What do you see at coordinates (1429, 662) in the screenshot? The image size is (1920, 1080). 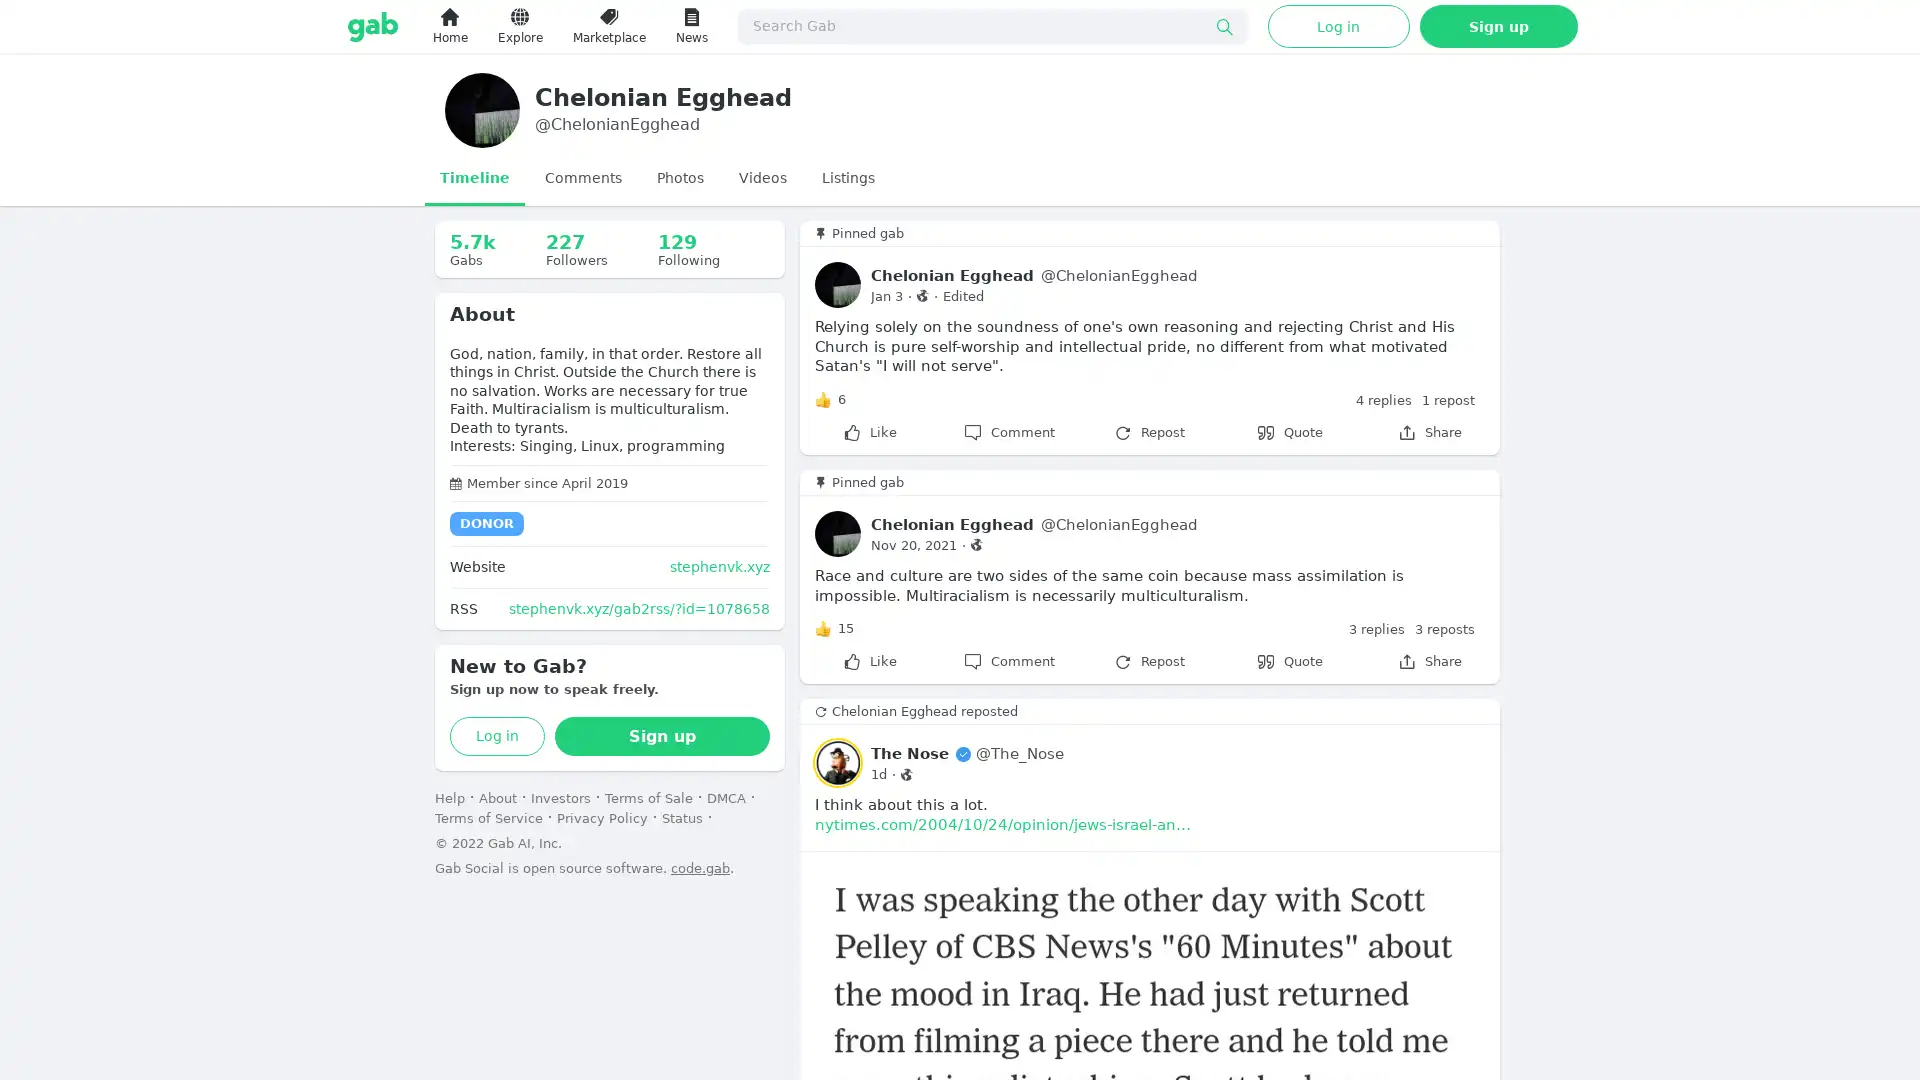 I see `Share` at bounding box center [1429, 662].